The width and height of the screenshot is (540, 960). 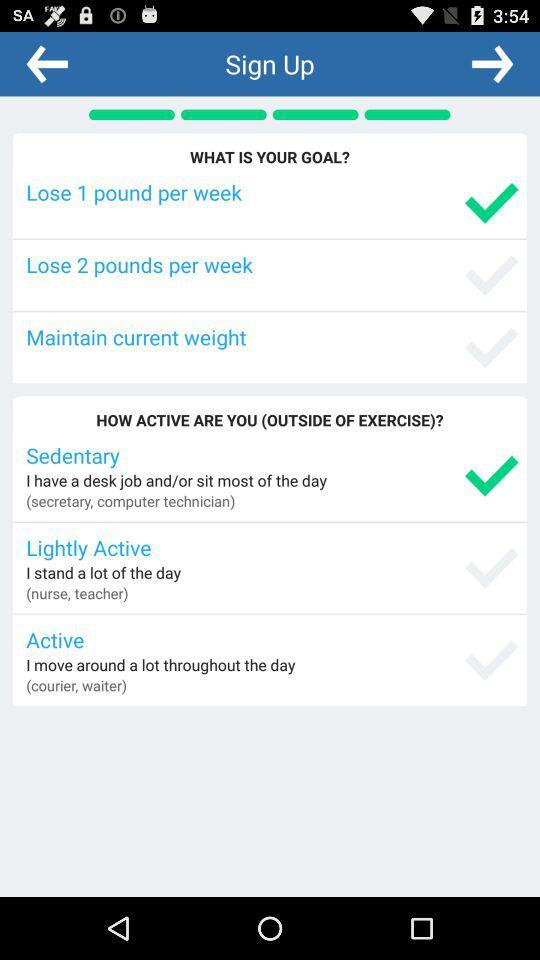 What do you see at coordinates (271, 547) in the screenshot?
I see `lightly active app` at bounding box center [271, 547].